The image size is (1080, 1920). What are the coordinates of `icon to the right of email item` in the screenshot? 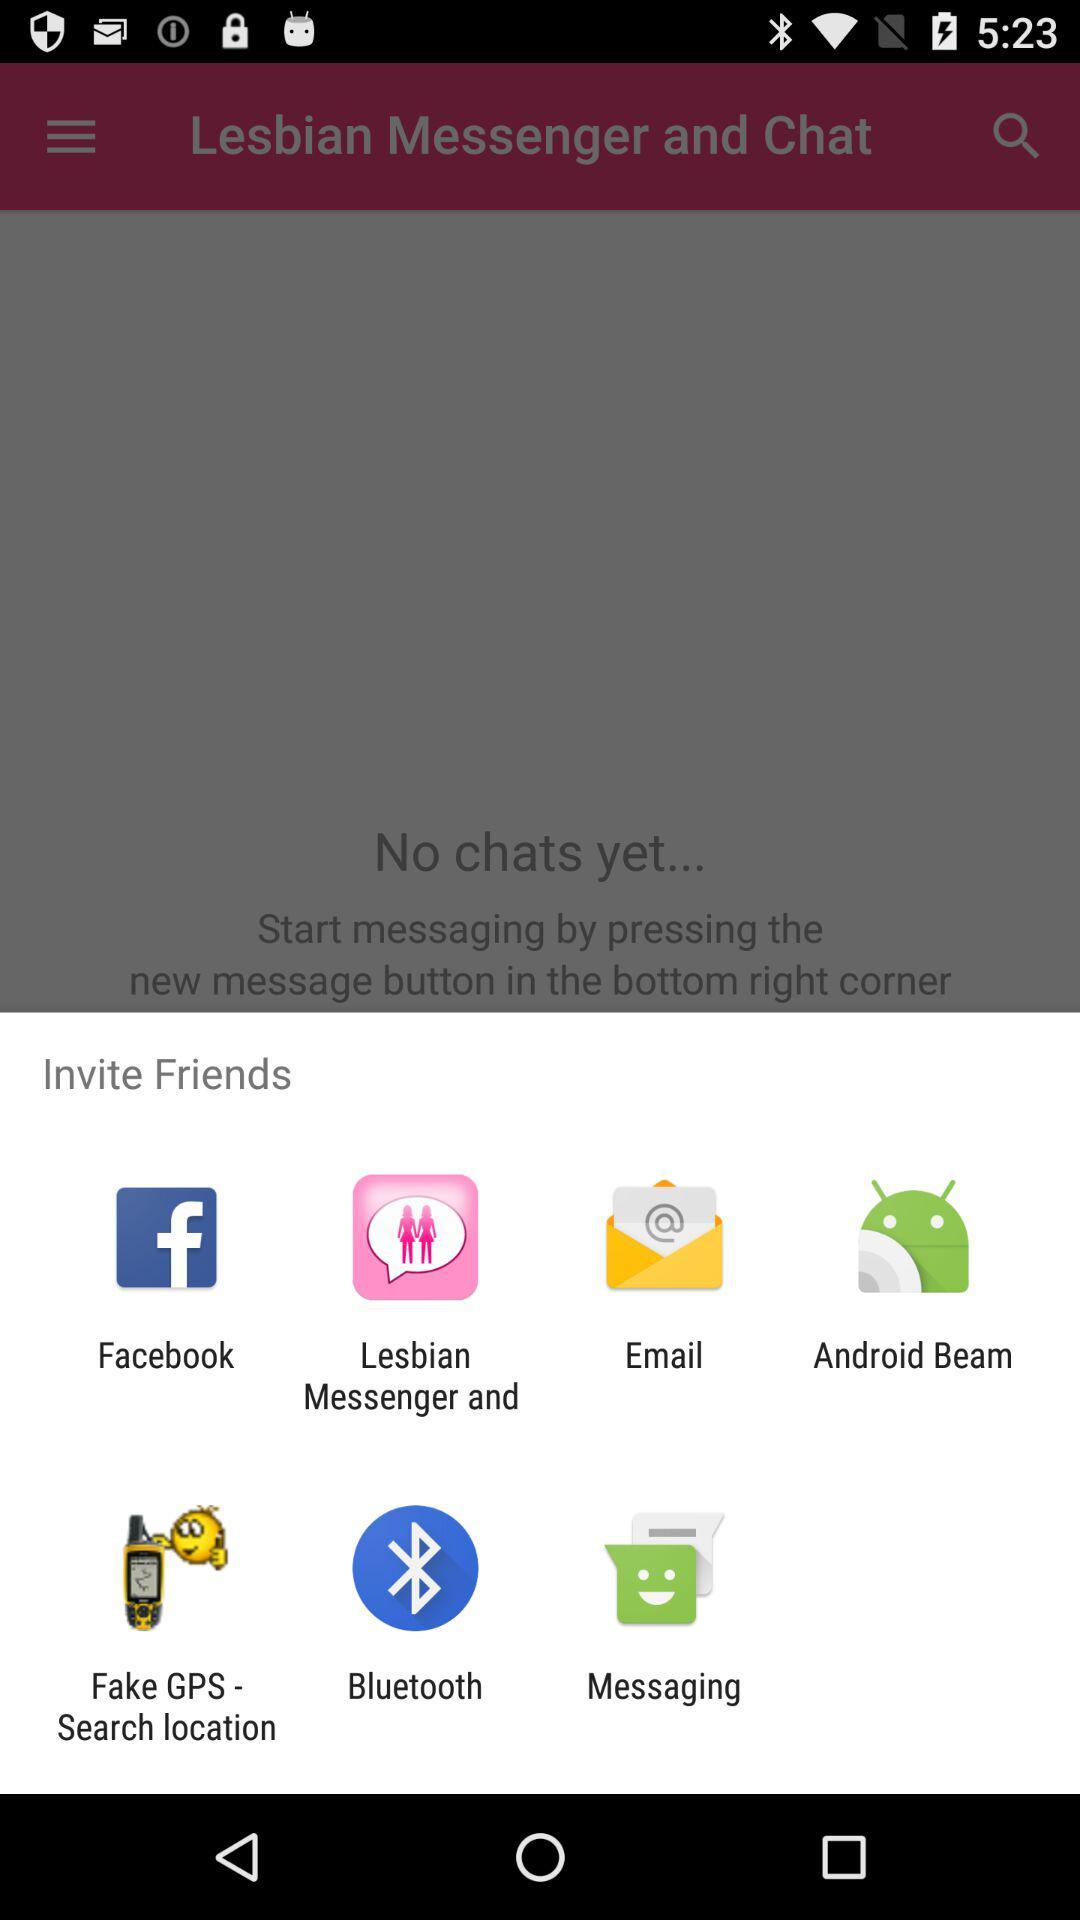 It's located at (913, 1374).